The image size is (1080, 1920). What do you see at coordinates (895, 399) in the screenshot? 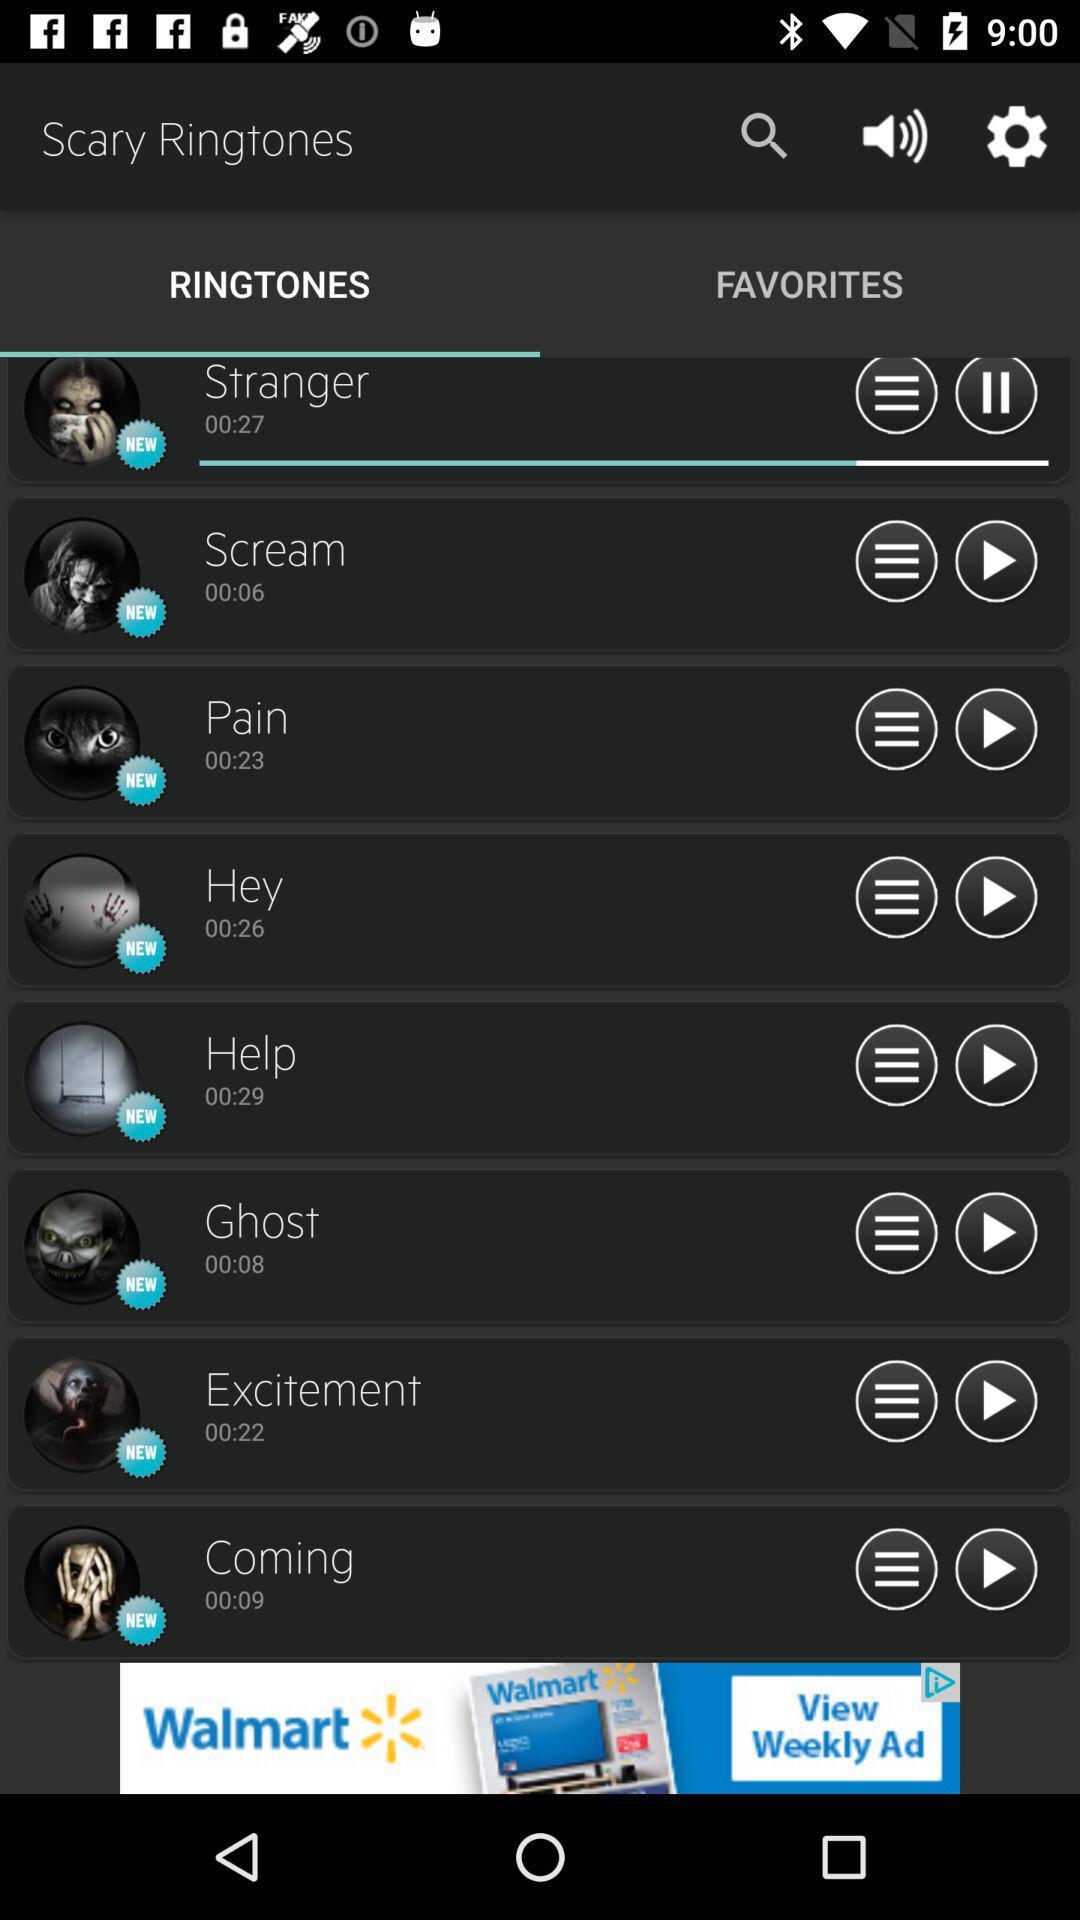
I see `autoplay option` at bounding box center [895, 399].